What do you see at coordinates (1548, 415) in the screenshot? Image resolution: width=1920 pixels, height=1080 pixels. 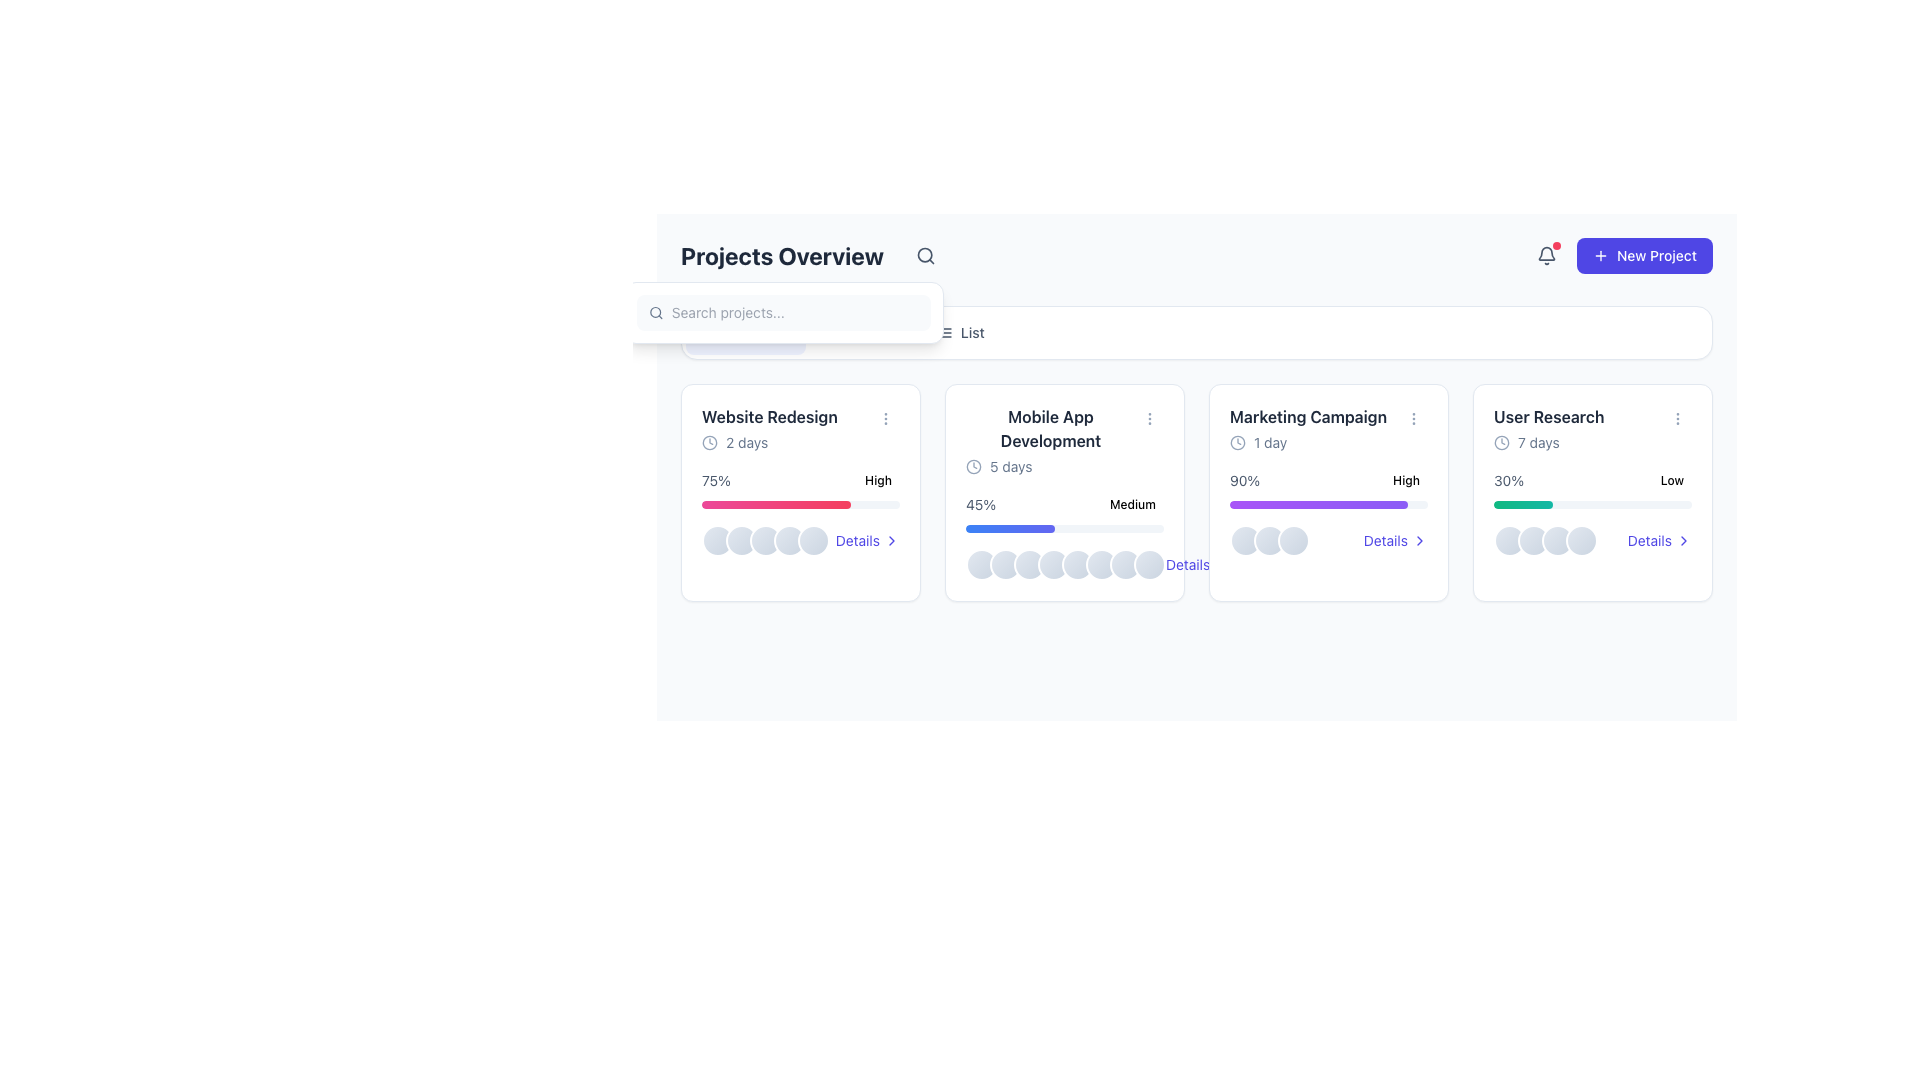 I see `bold text label 'User Research' located at the top-left of the fourth card in the row of project descriptions` at bounding box center [1548, 415].